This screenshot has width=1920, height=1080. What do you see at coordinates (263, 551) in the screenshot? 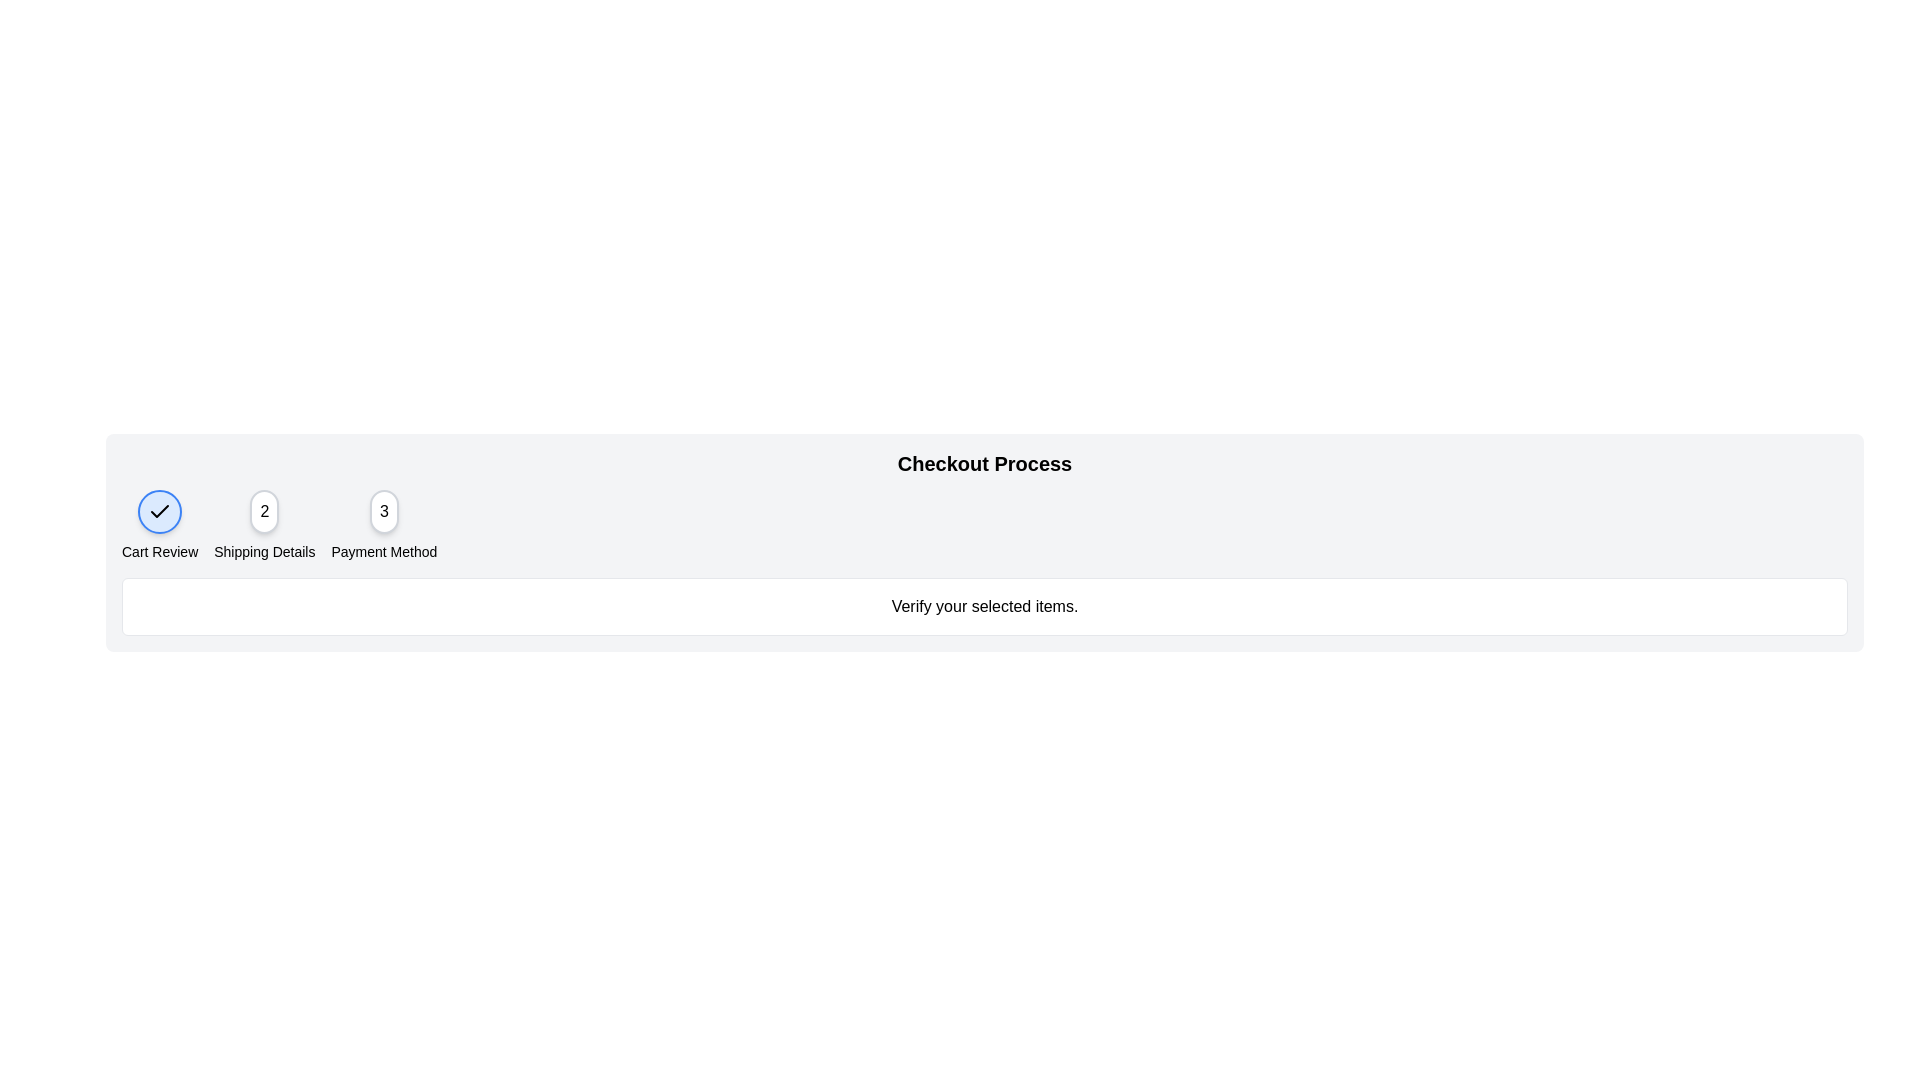
I see `text label indicating the second step in the checkout process for shipping details, positioned between 'Cart Review' and 'Payment Method'` at bounding box center [263, 551].